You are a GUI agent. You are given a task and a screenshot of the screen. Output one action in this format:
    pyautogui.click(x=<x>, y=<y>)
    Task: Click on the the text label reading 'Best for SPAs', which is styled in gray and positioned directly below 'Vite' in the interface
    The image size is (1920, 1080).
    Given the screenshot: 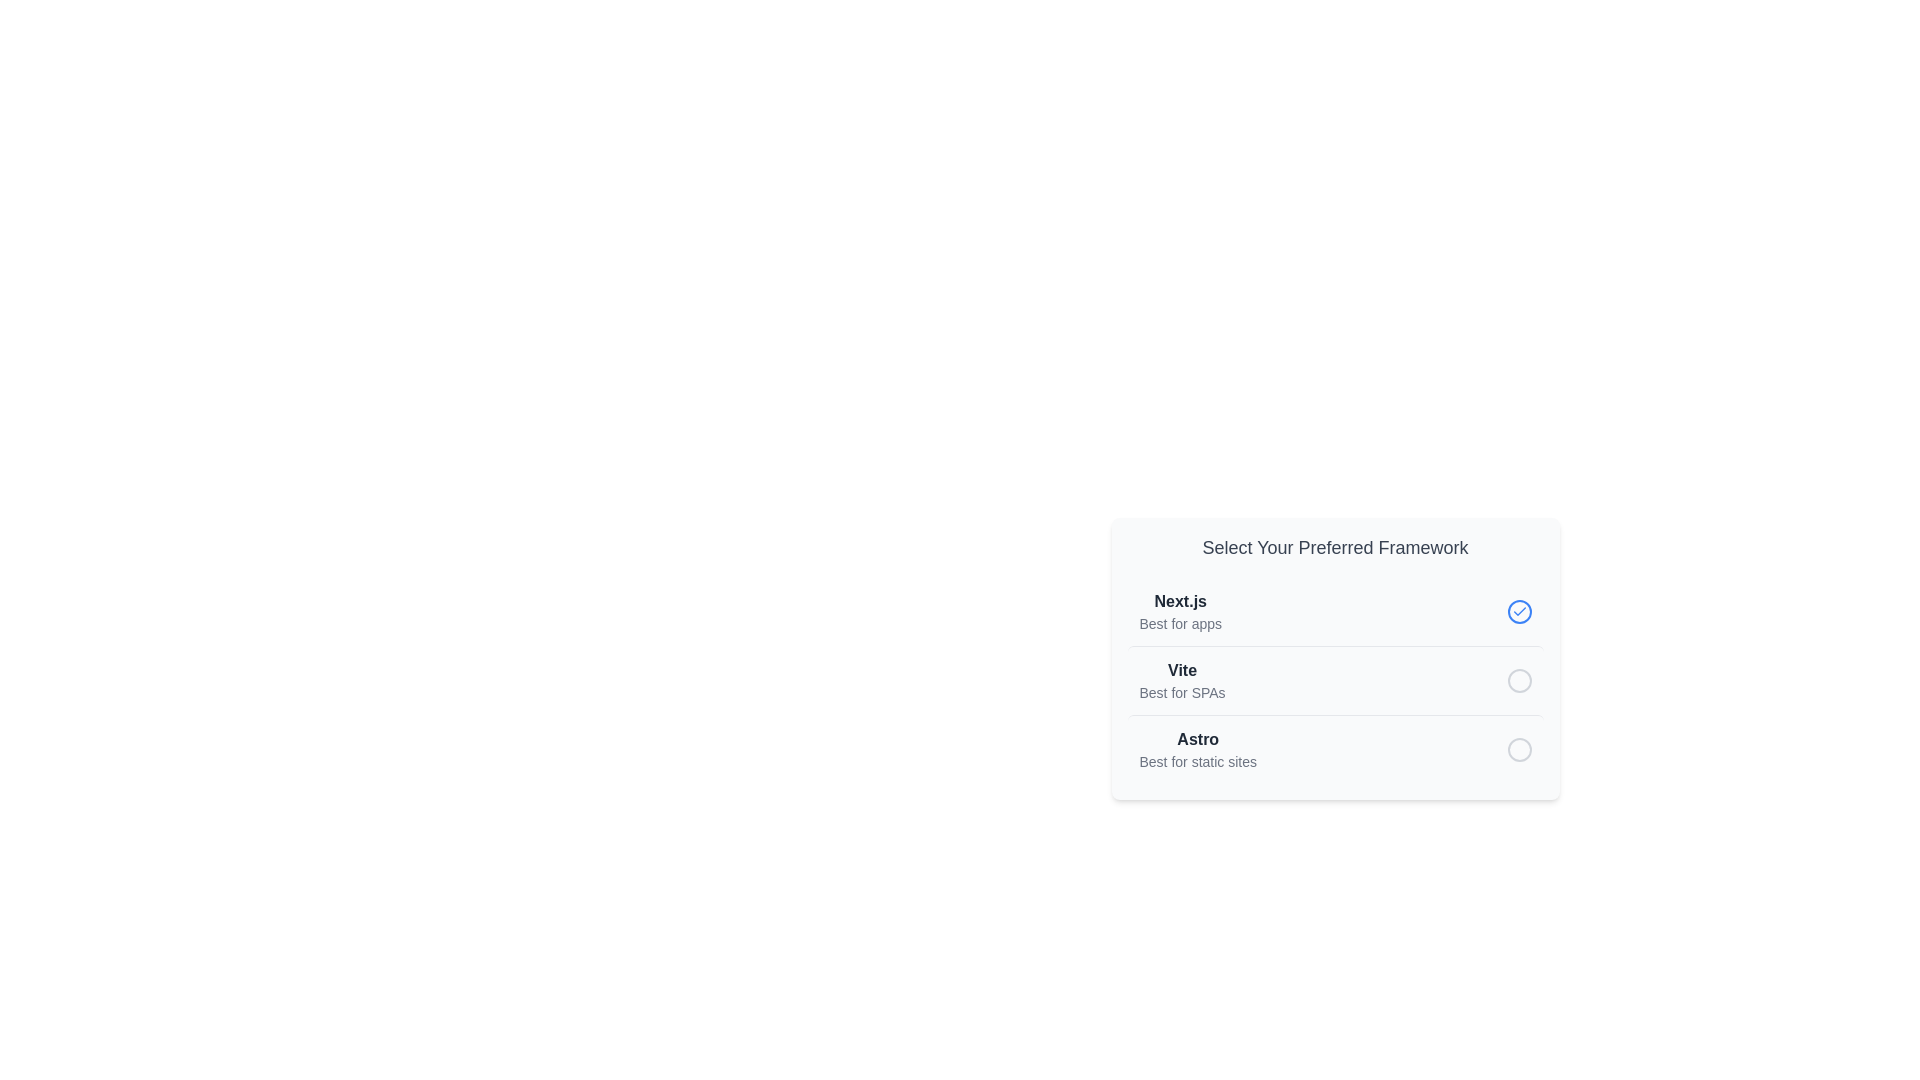 What is the action you would take?
    pyautogui.click(x=1182, y=692)
    